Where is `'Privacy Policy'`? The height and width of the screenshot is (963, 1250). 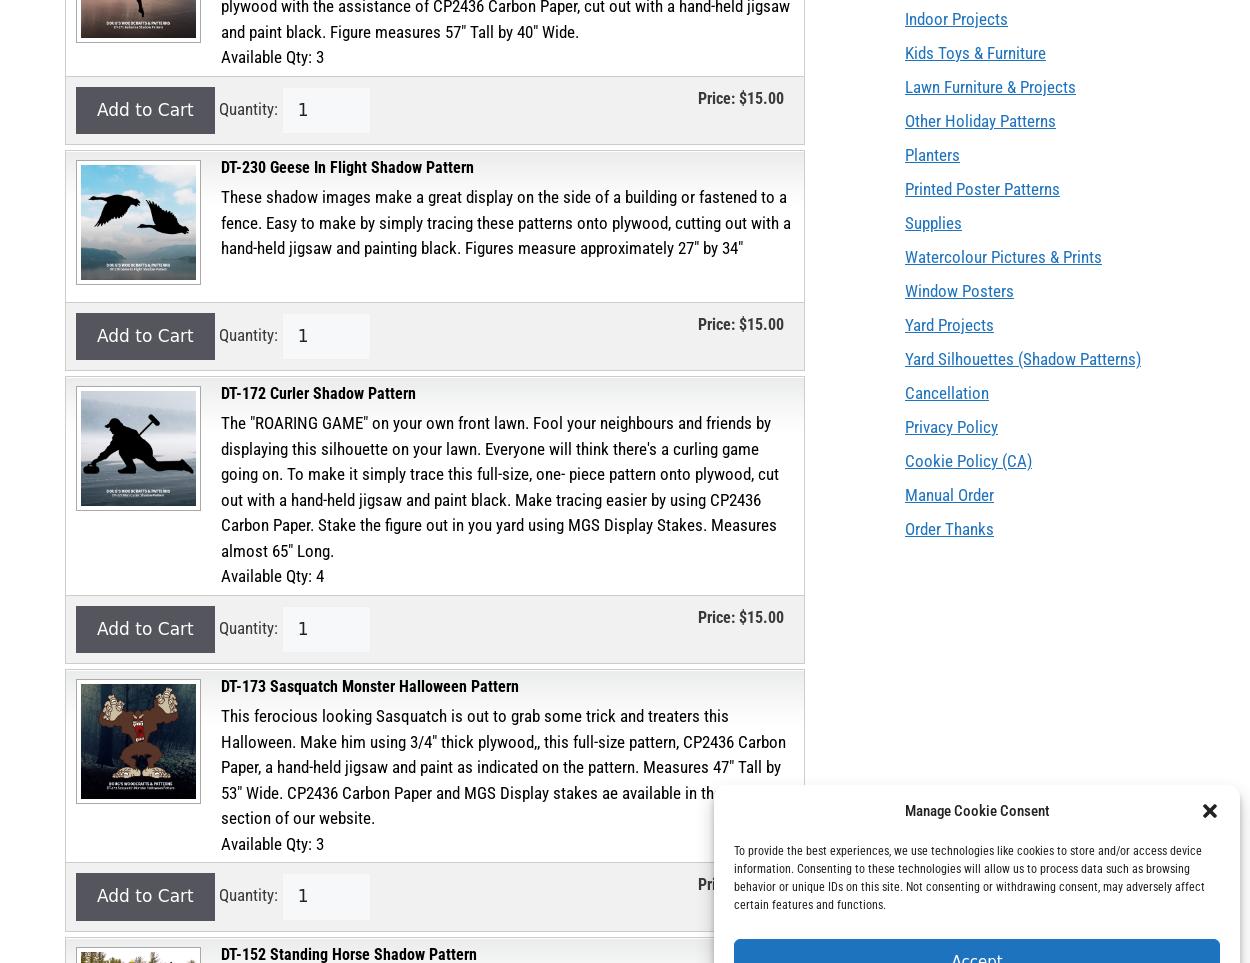 'Privacy Policy' is located at coordinates (950, 426).